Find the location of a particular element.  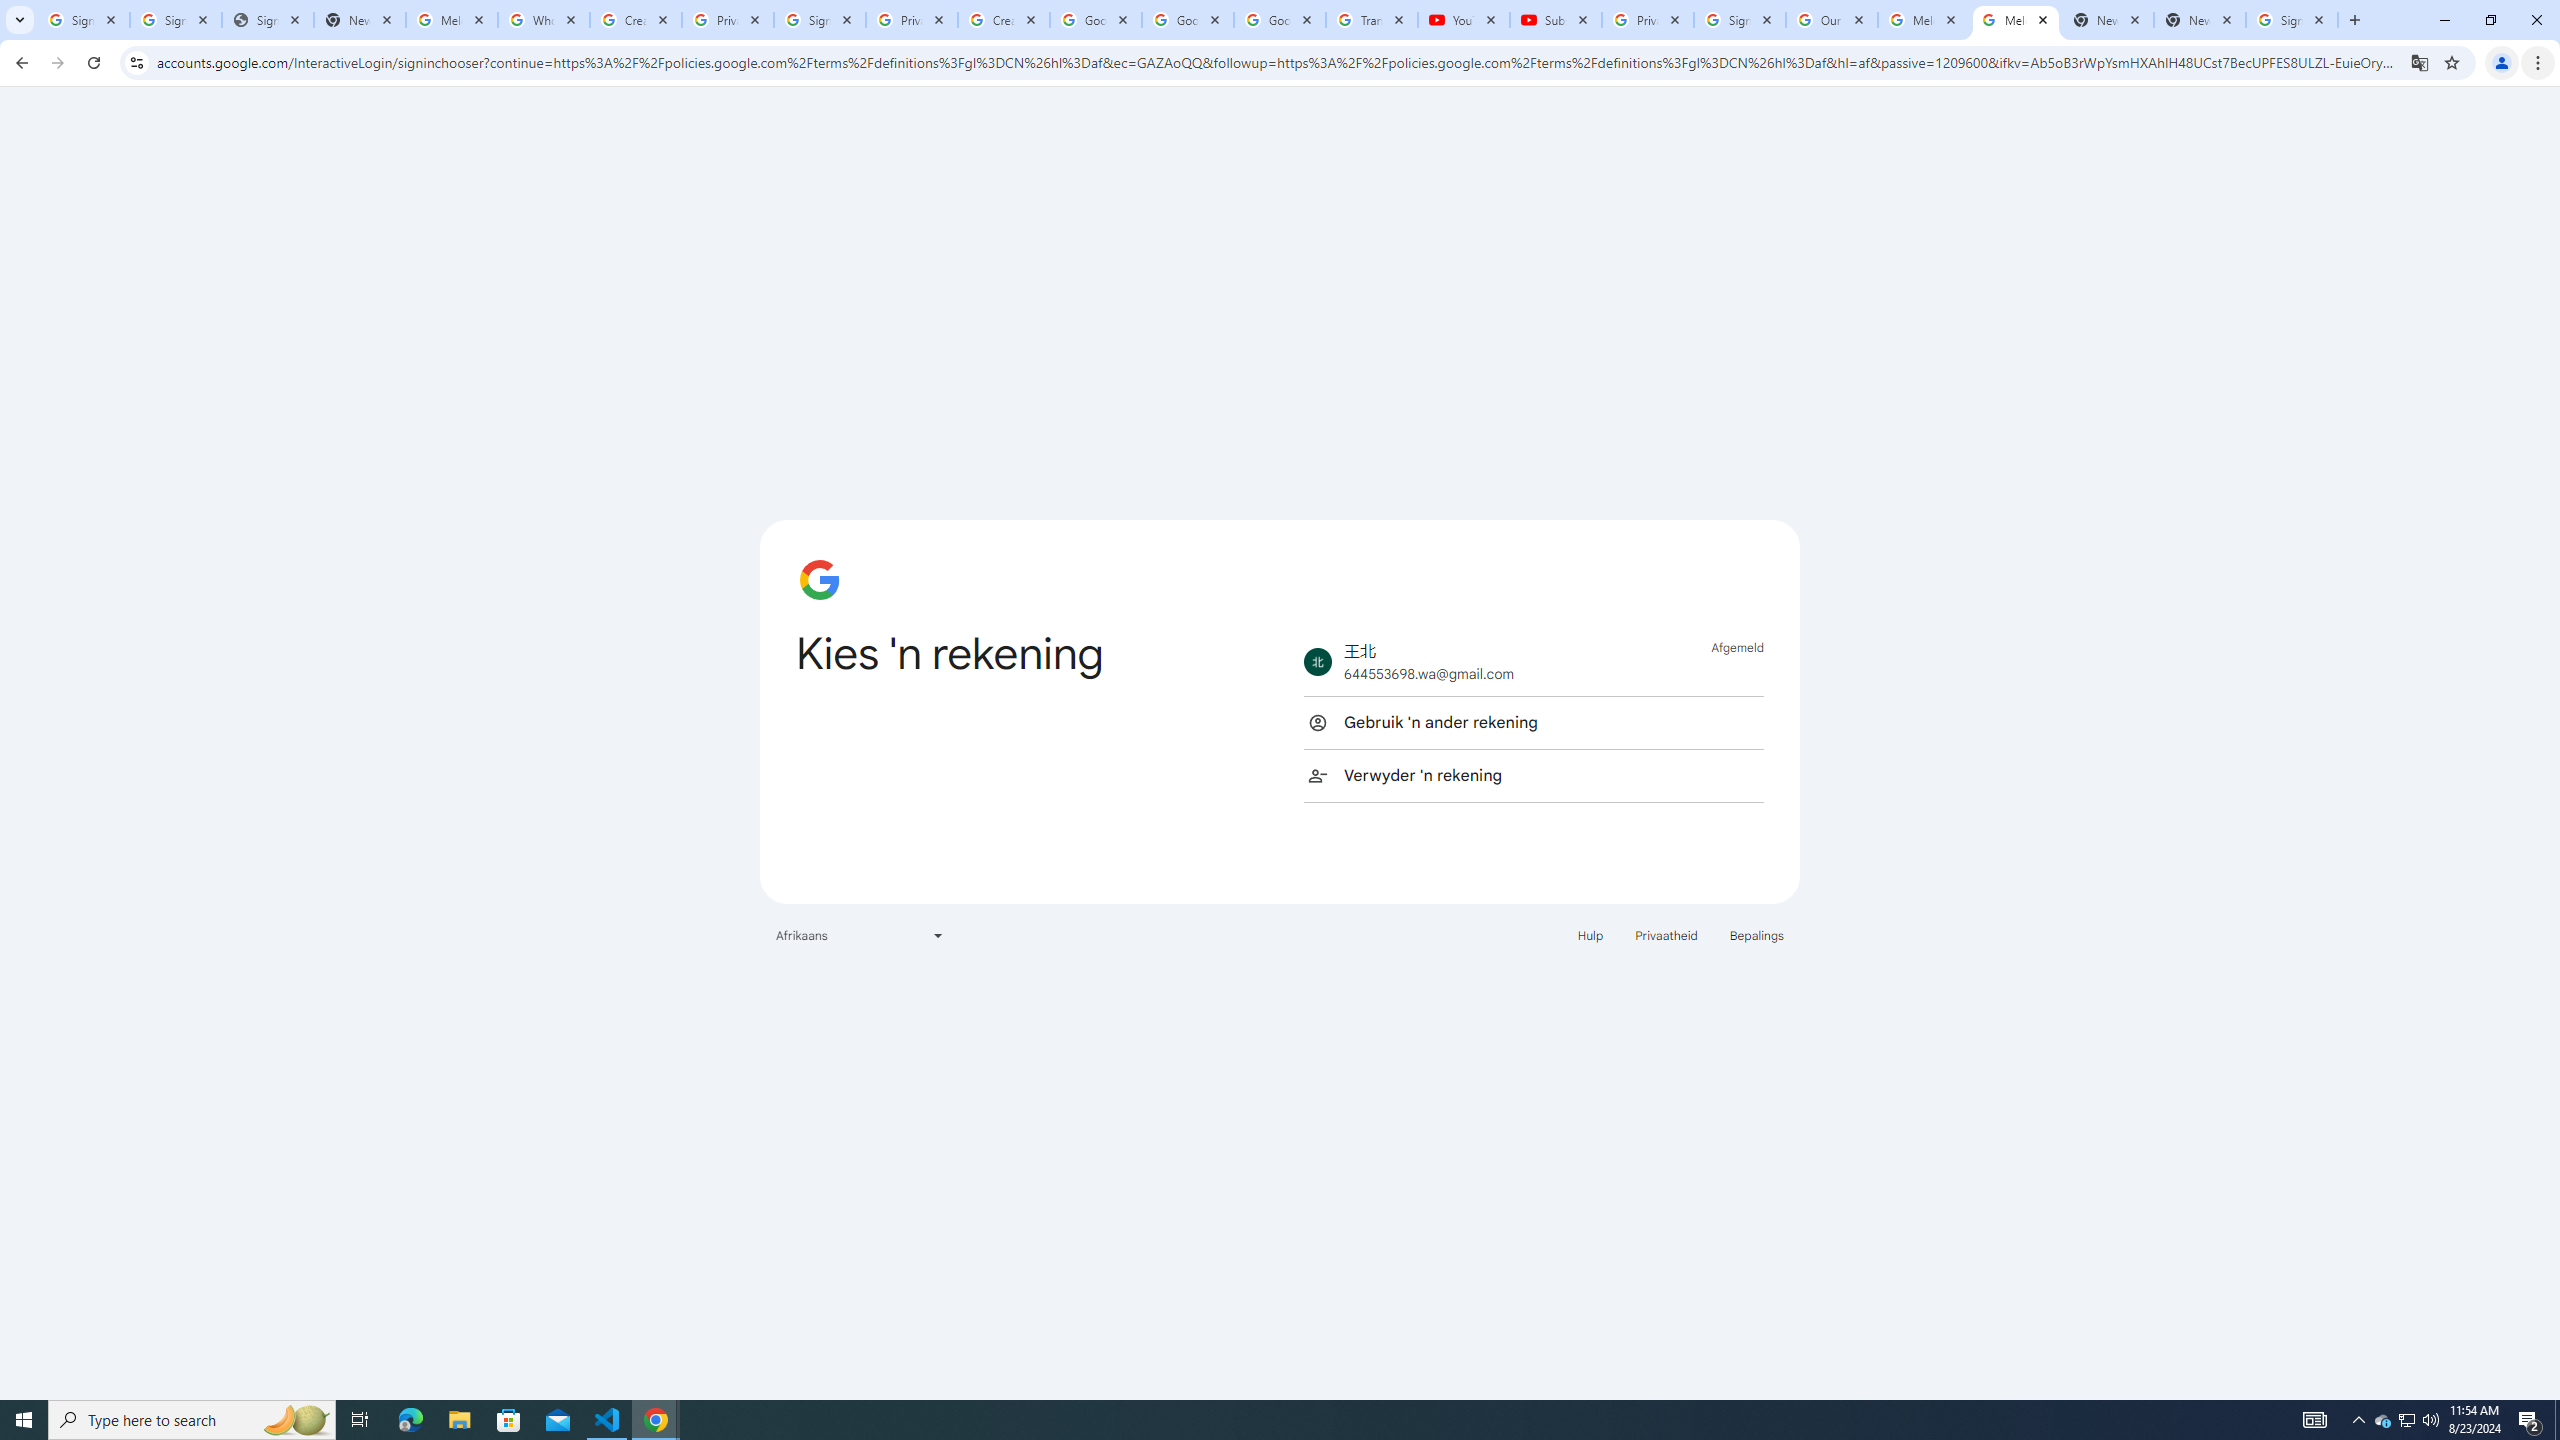

'Hulp' is located at coordinates (1589, 934).